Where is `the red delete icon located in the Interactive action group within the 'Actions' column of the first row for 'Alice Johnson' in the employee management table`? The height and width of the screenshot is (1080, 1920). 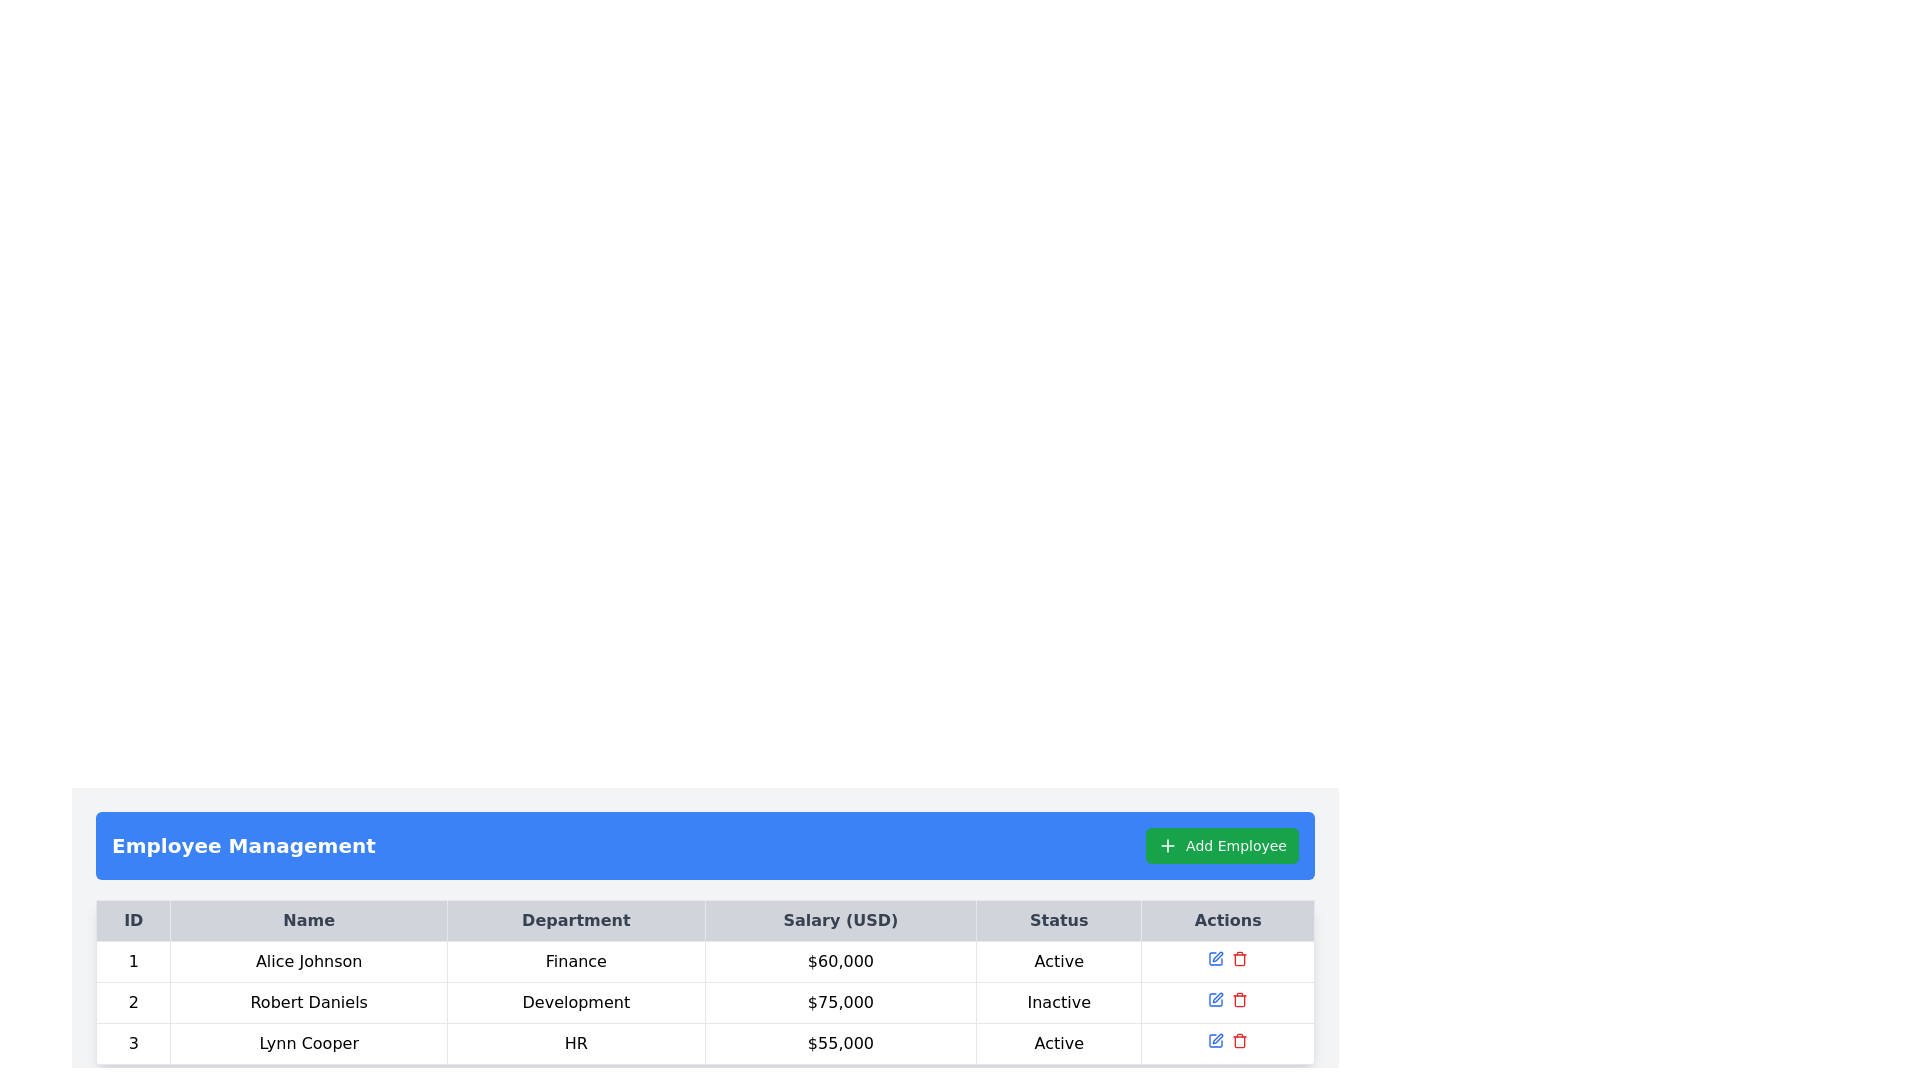
the red delete icon located in the Interactive action group within the 'Actions' column of the first row for 'Alice Johnson' in the employee management table is located at coordinates (1227, 960).